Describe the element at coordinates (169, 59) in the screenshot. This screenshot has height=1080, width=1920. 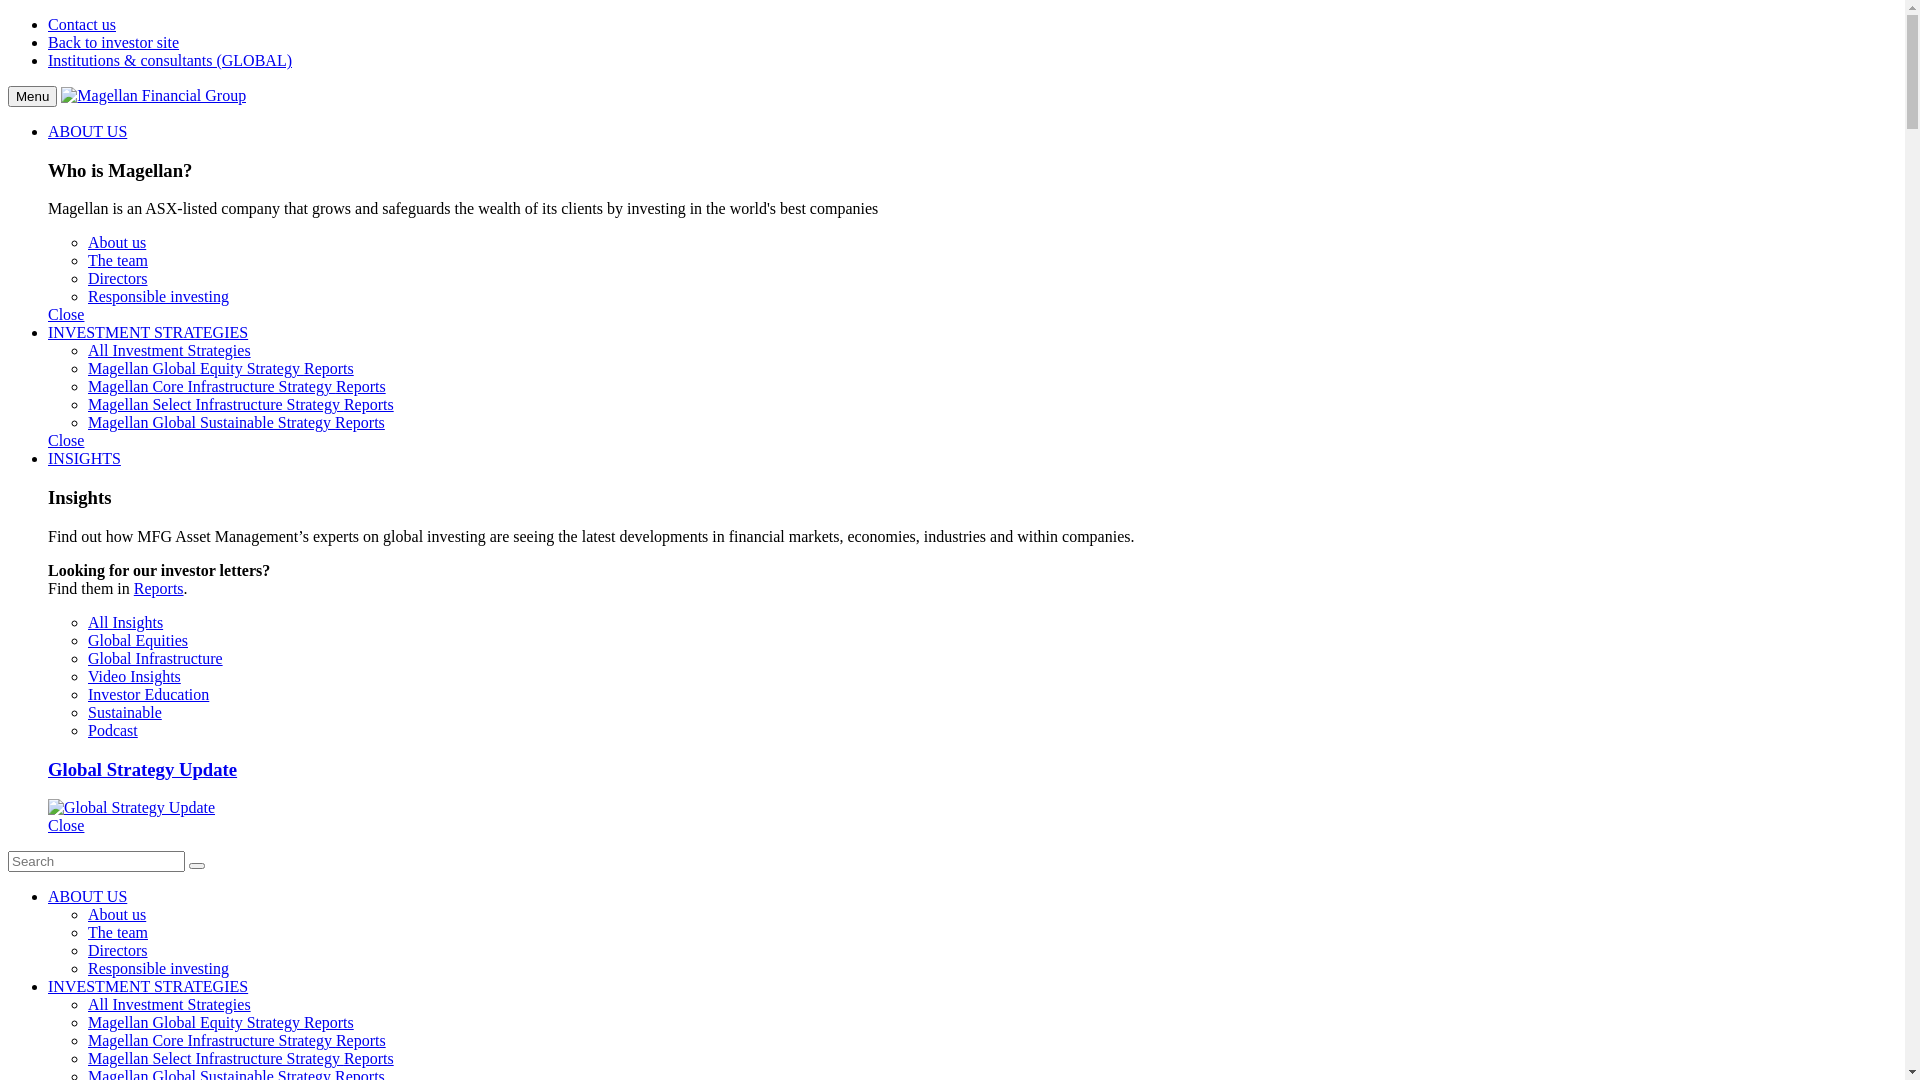
I see `'Institutions & consultants (GLOBAL)'` at that location.